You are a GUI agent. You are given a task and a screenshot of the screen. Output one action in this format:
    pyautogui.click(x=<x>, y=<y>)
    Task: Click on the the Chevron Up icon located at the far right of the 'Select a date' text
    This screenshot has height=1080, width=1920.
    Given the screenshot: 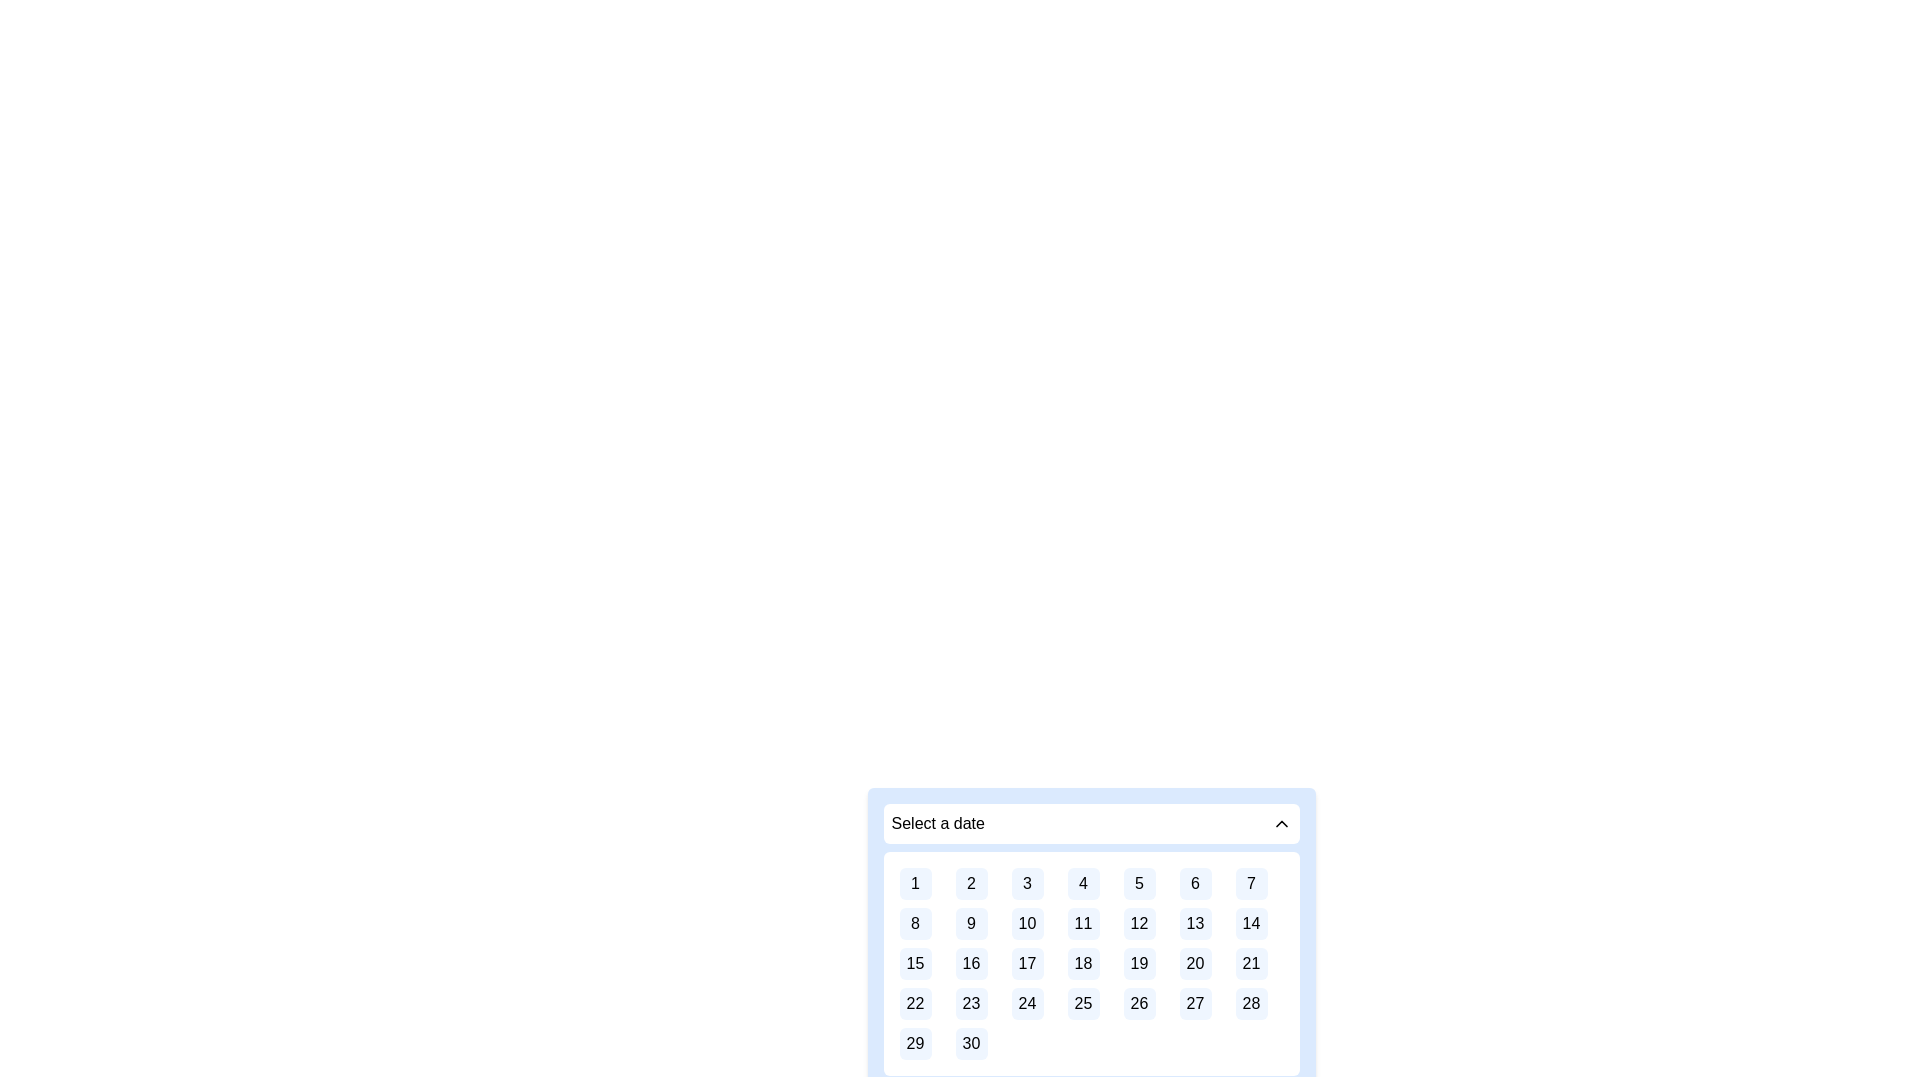 What is the action you would take?
    pyautogui.click(x=1281, y=824)
    